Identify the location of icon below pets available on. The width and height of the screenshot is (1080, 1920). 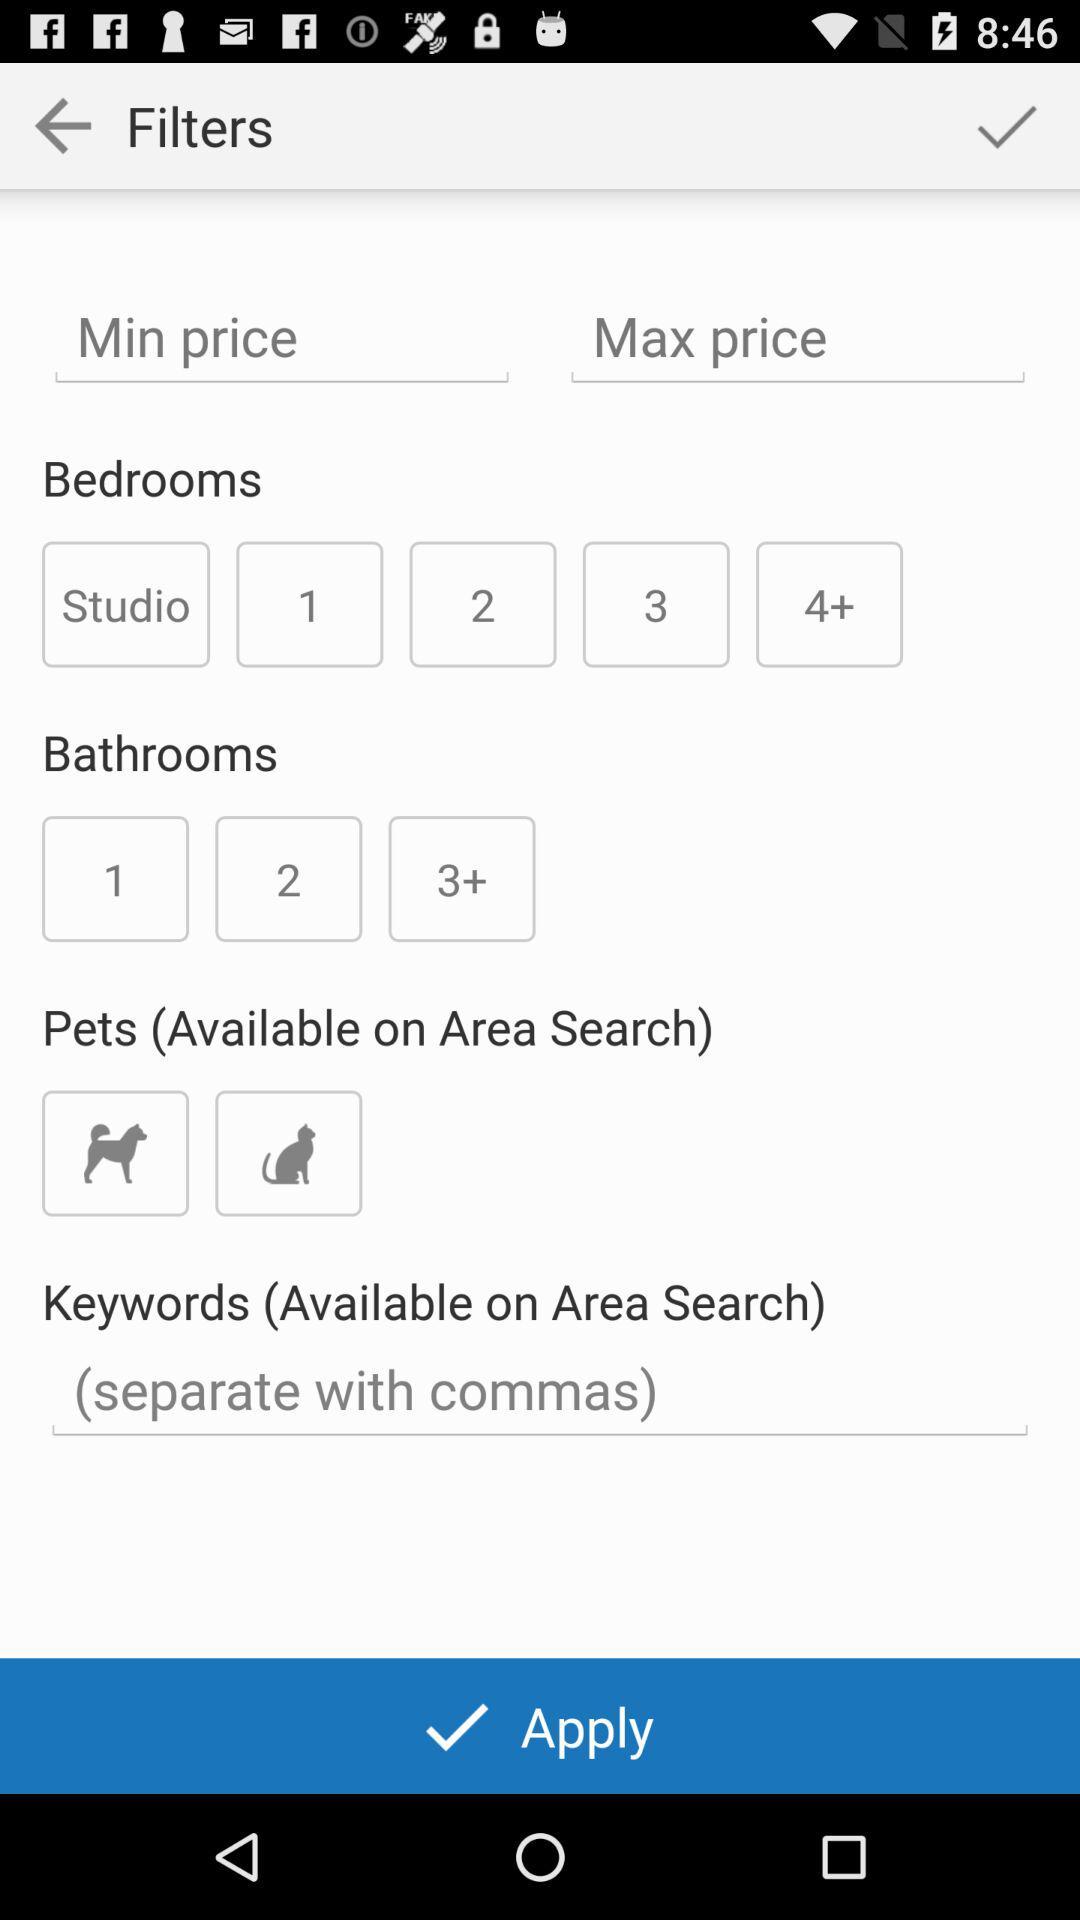
(288, 1153).